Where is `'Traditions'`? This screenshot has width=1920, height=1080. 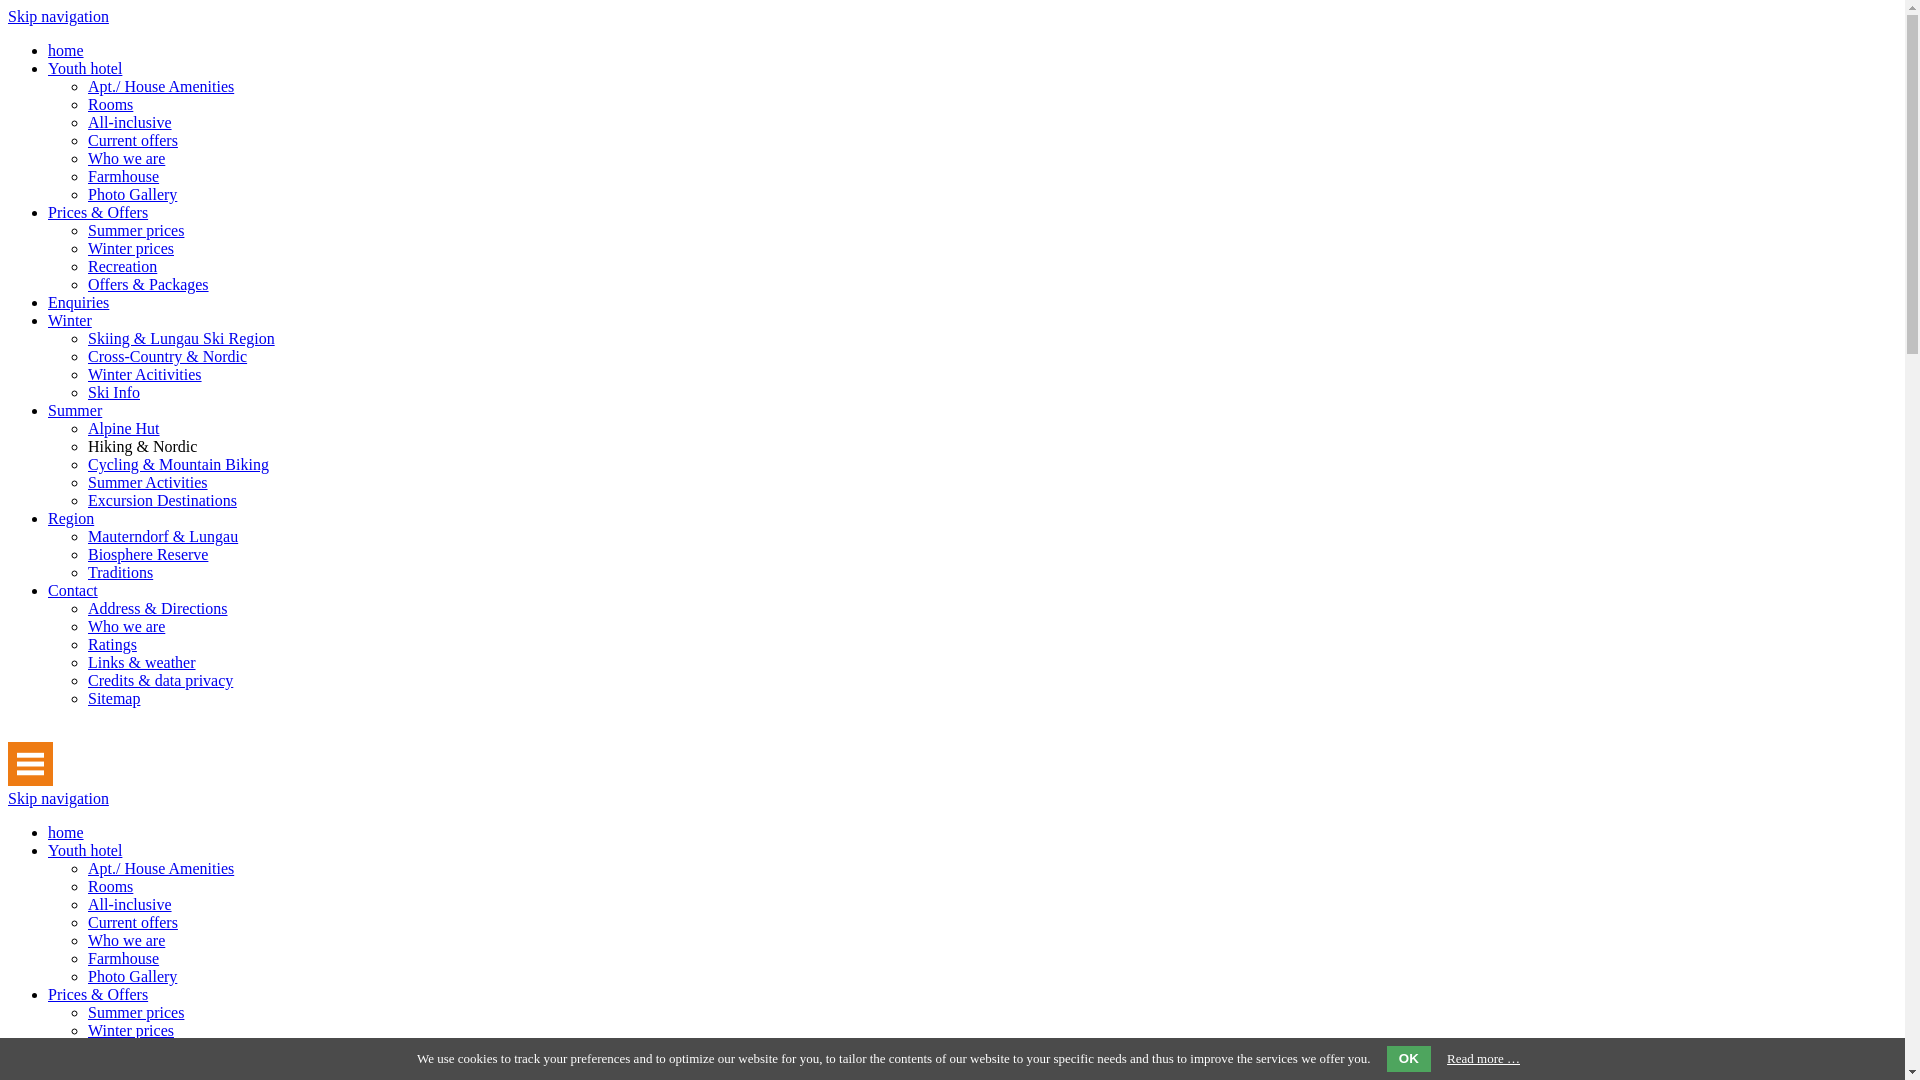
'Traditions' is located at coordinates (119, 572).